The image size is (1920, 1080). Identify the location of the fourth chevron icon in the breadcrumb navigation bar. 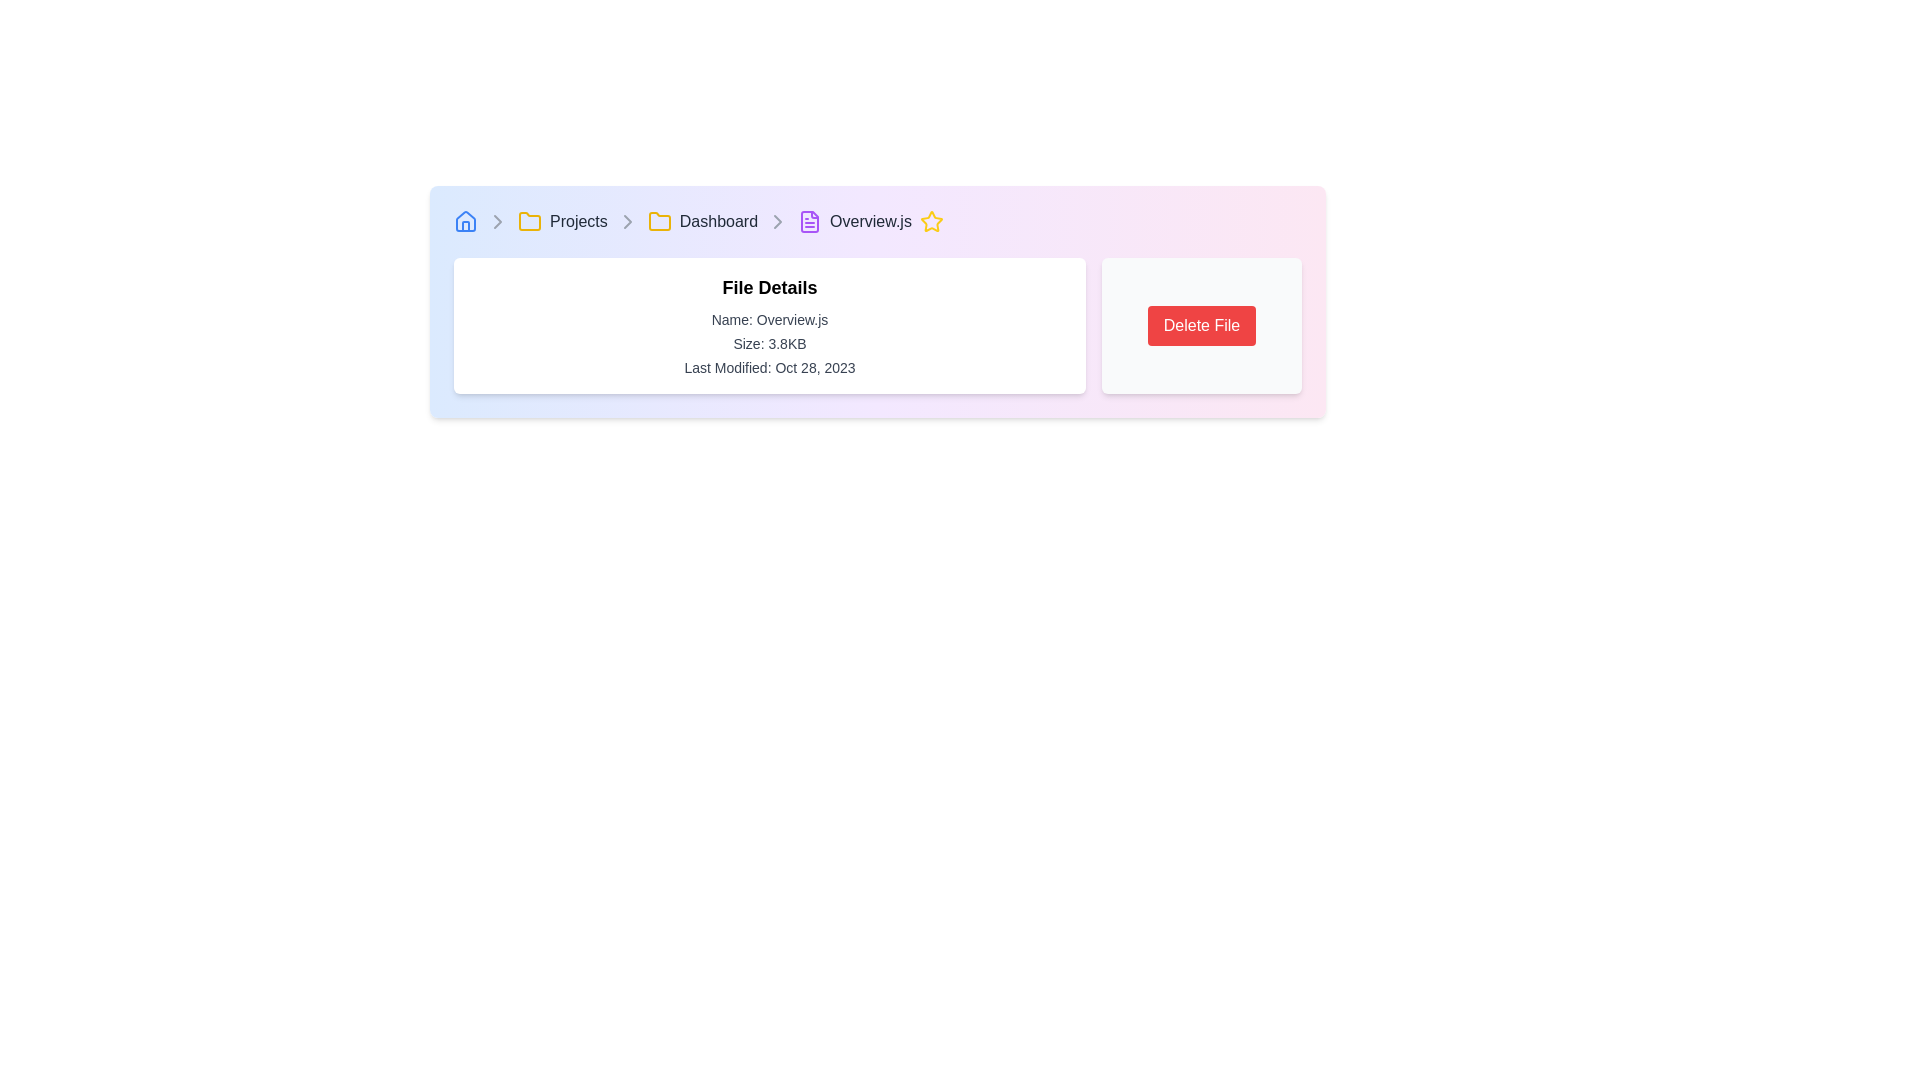
(776, 222).